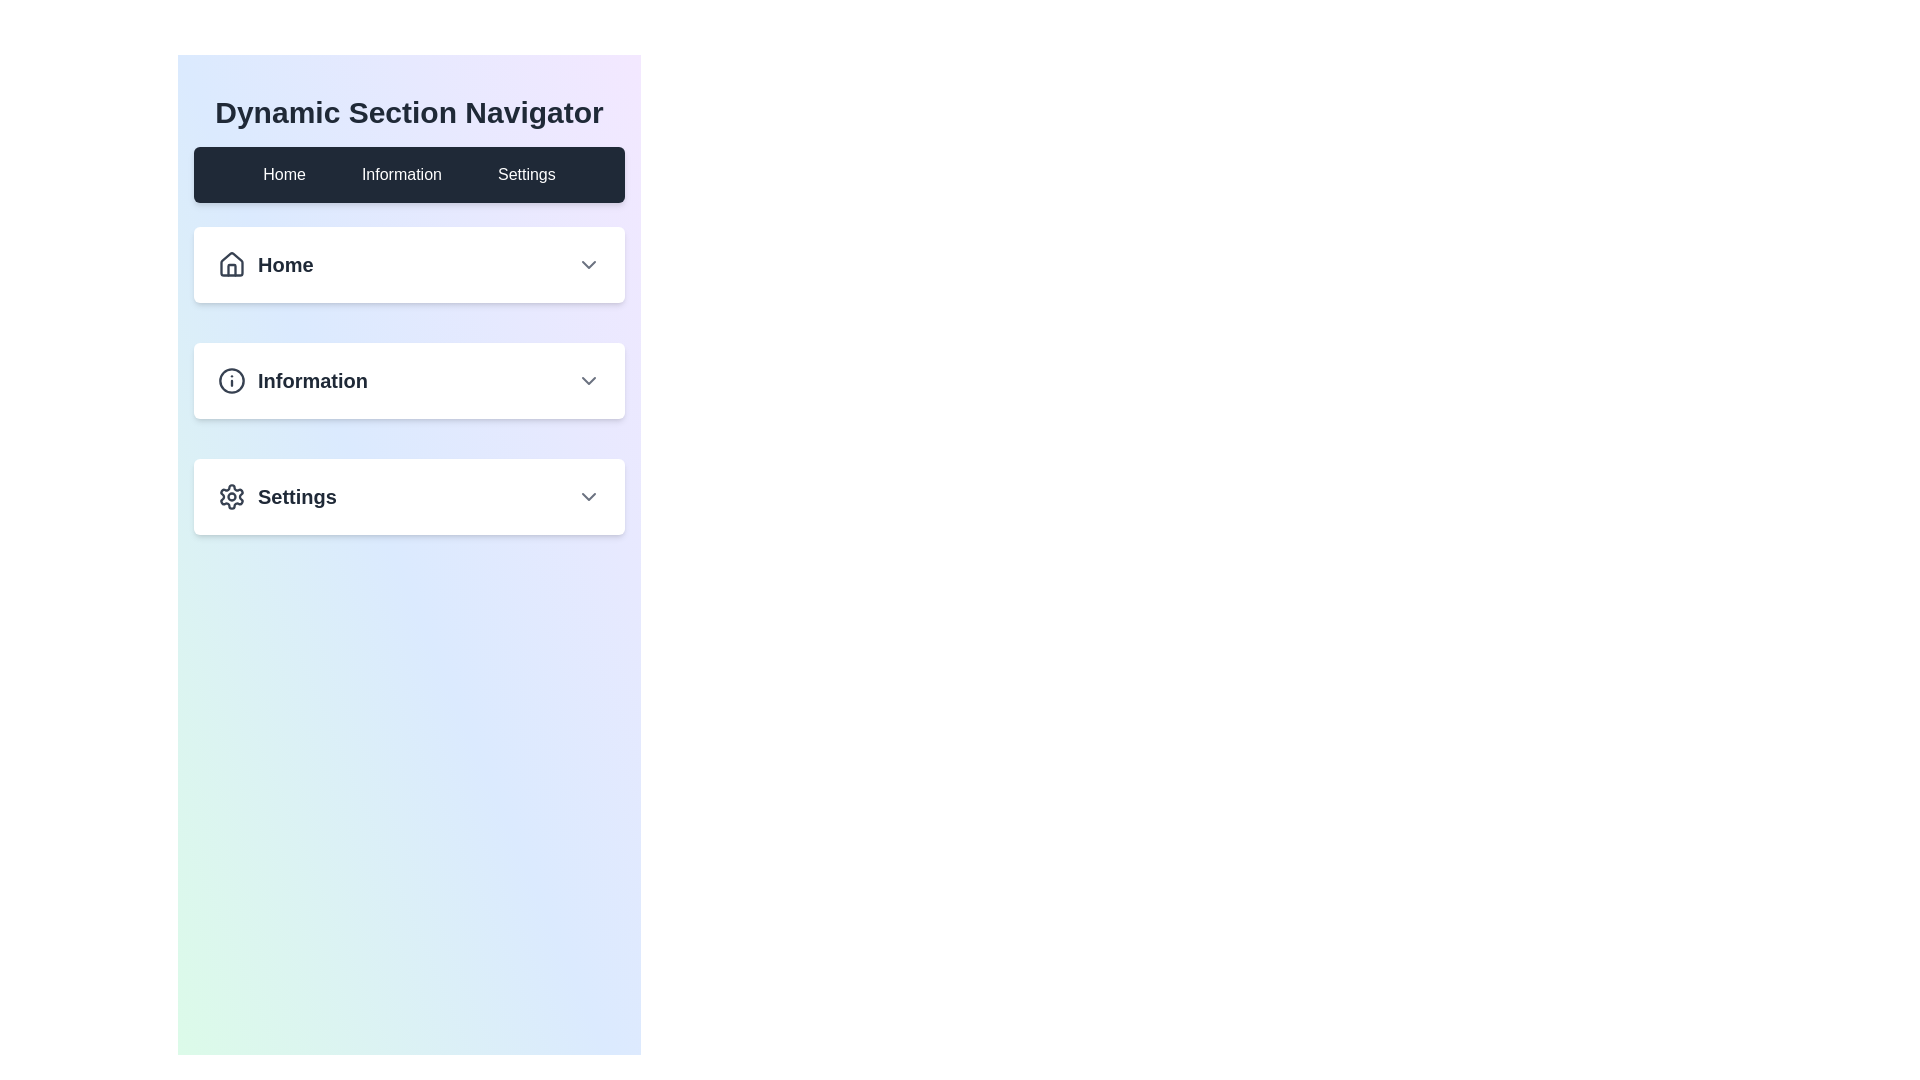 The height and width of the screenshot is (1080, 1920). I want to click on the bold 'Information' text label located to the right of the information icon in the second section of the navigation pane, so click(311, 381).